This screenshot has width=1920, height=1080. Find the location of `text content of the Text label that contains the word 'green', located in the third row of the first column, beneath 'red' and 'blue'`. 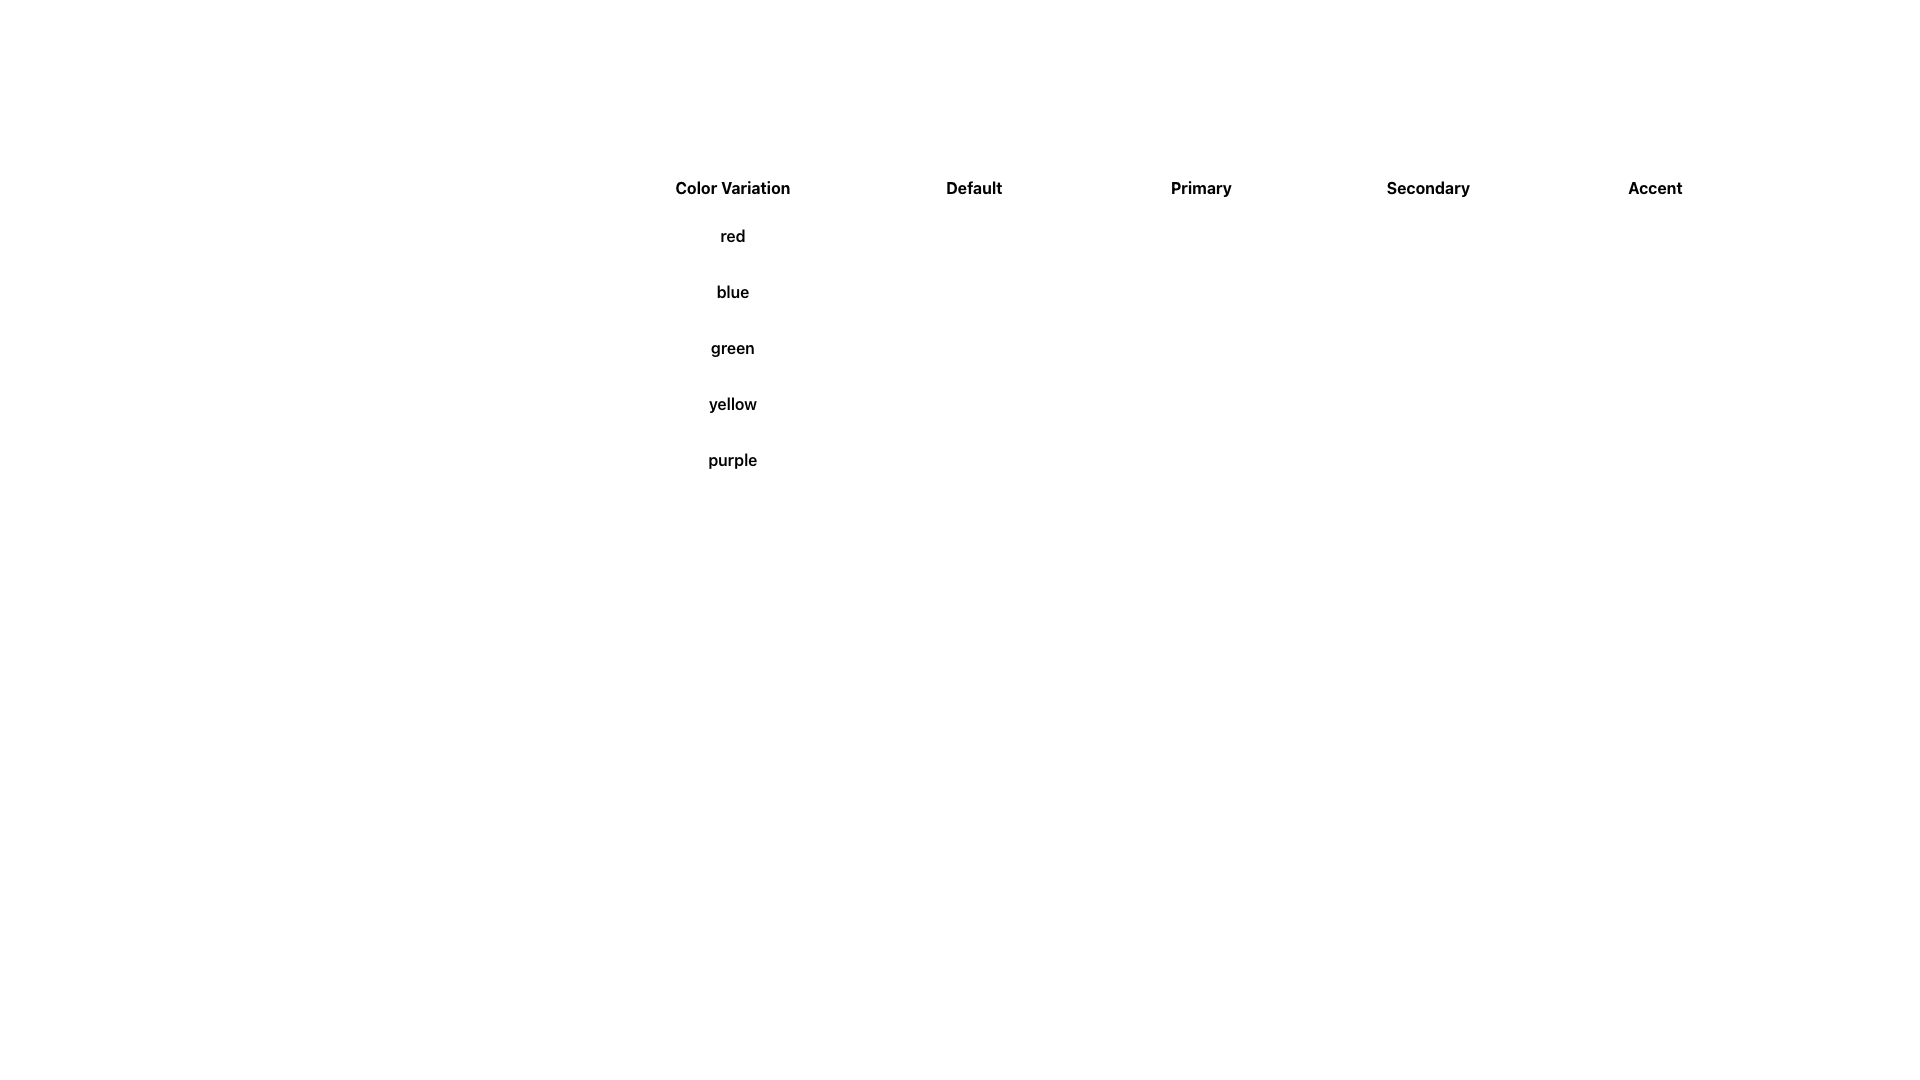

text content of the Text label that contains the word 'green', located in the third row of the first column, beneath 'red' and 'blue' is located at coordinates (974, 346).